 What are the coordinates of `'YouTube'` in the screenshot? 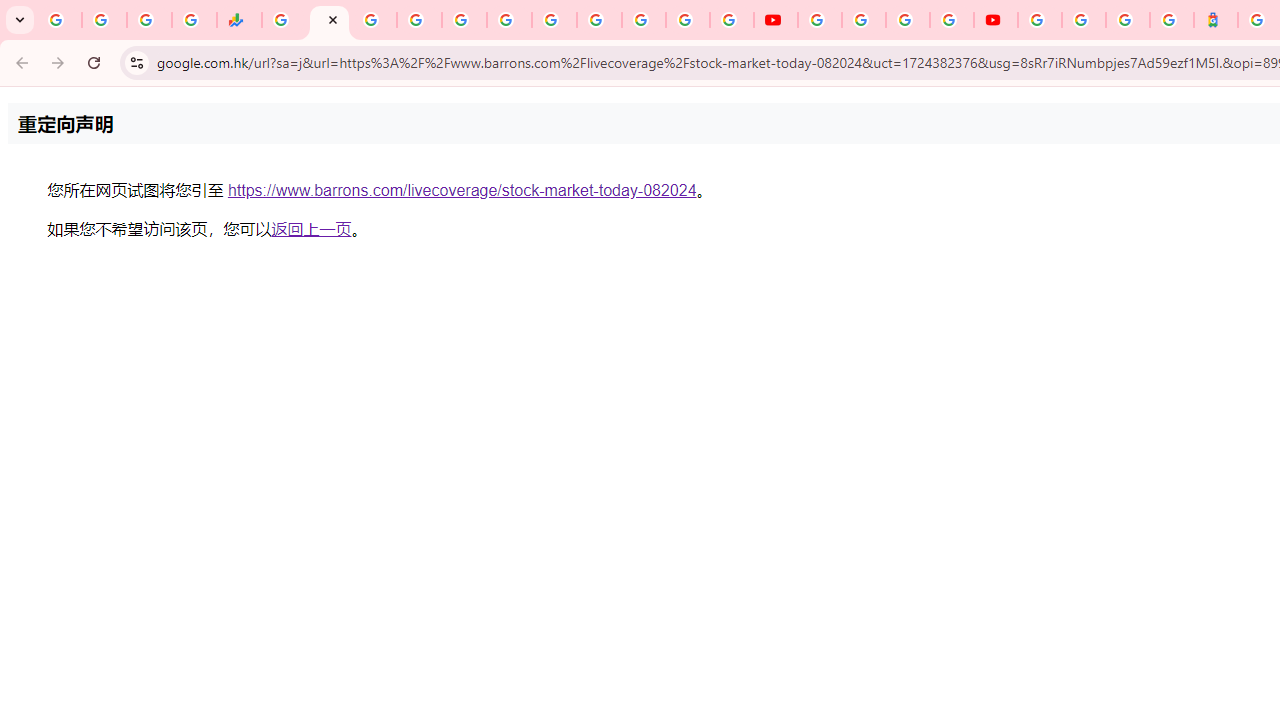 It's located at (819, 20).